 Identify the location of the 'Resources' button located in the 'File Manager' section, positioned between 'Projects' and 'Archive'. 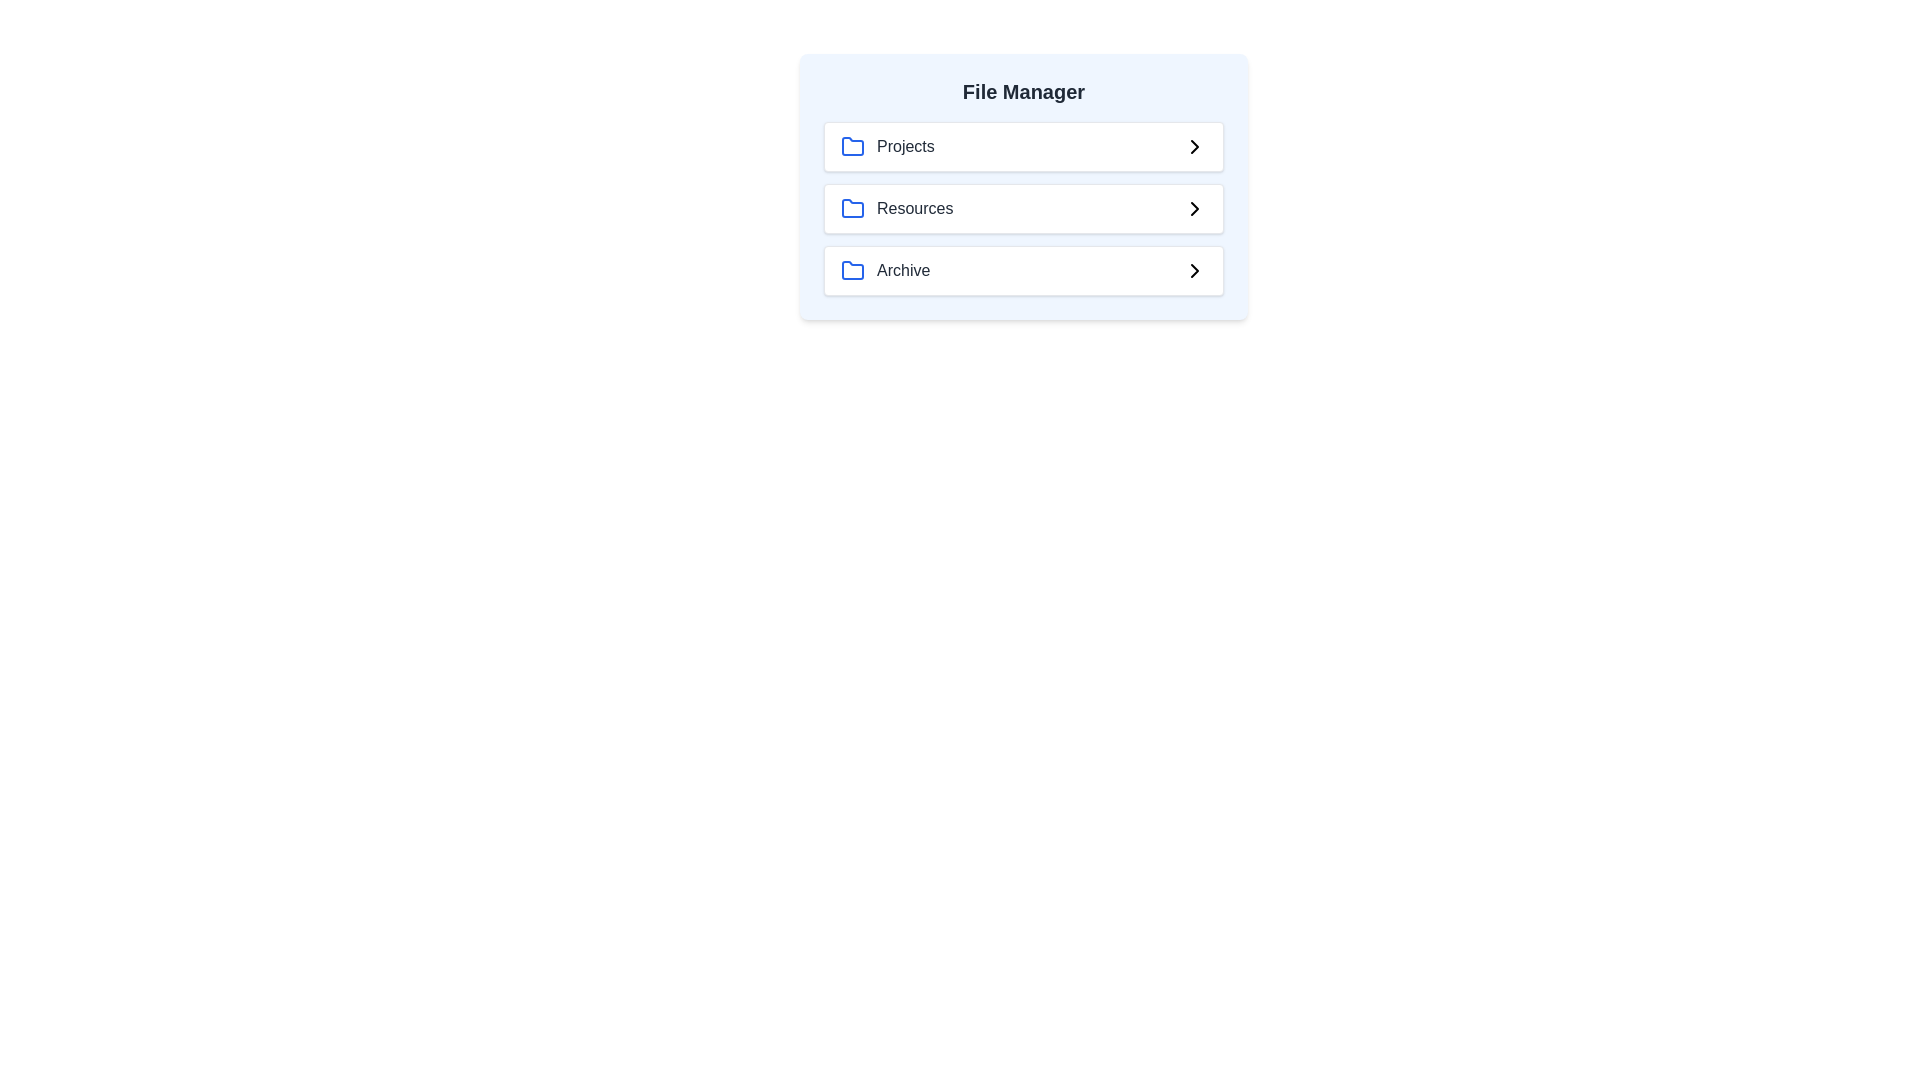
(1023, 208).